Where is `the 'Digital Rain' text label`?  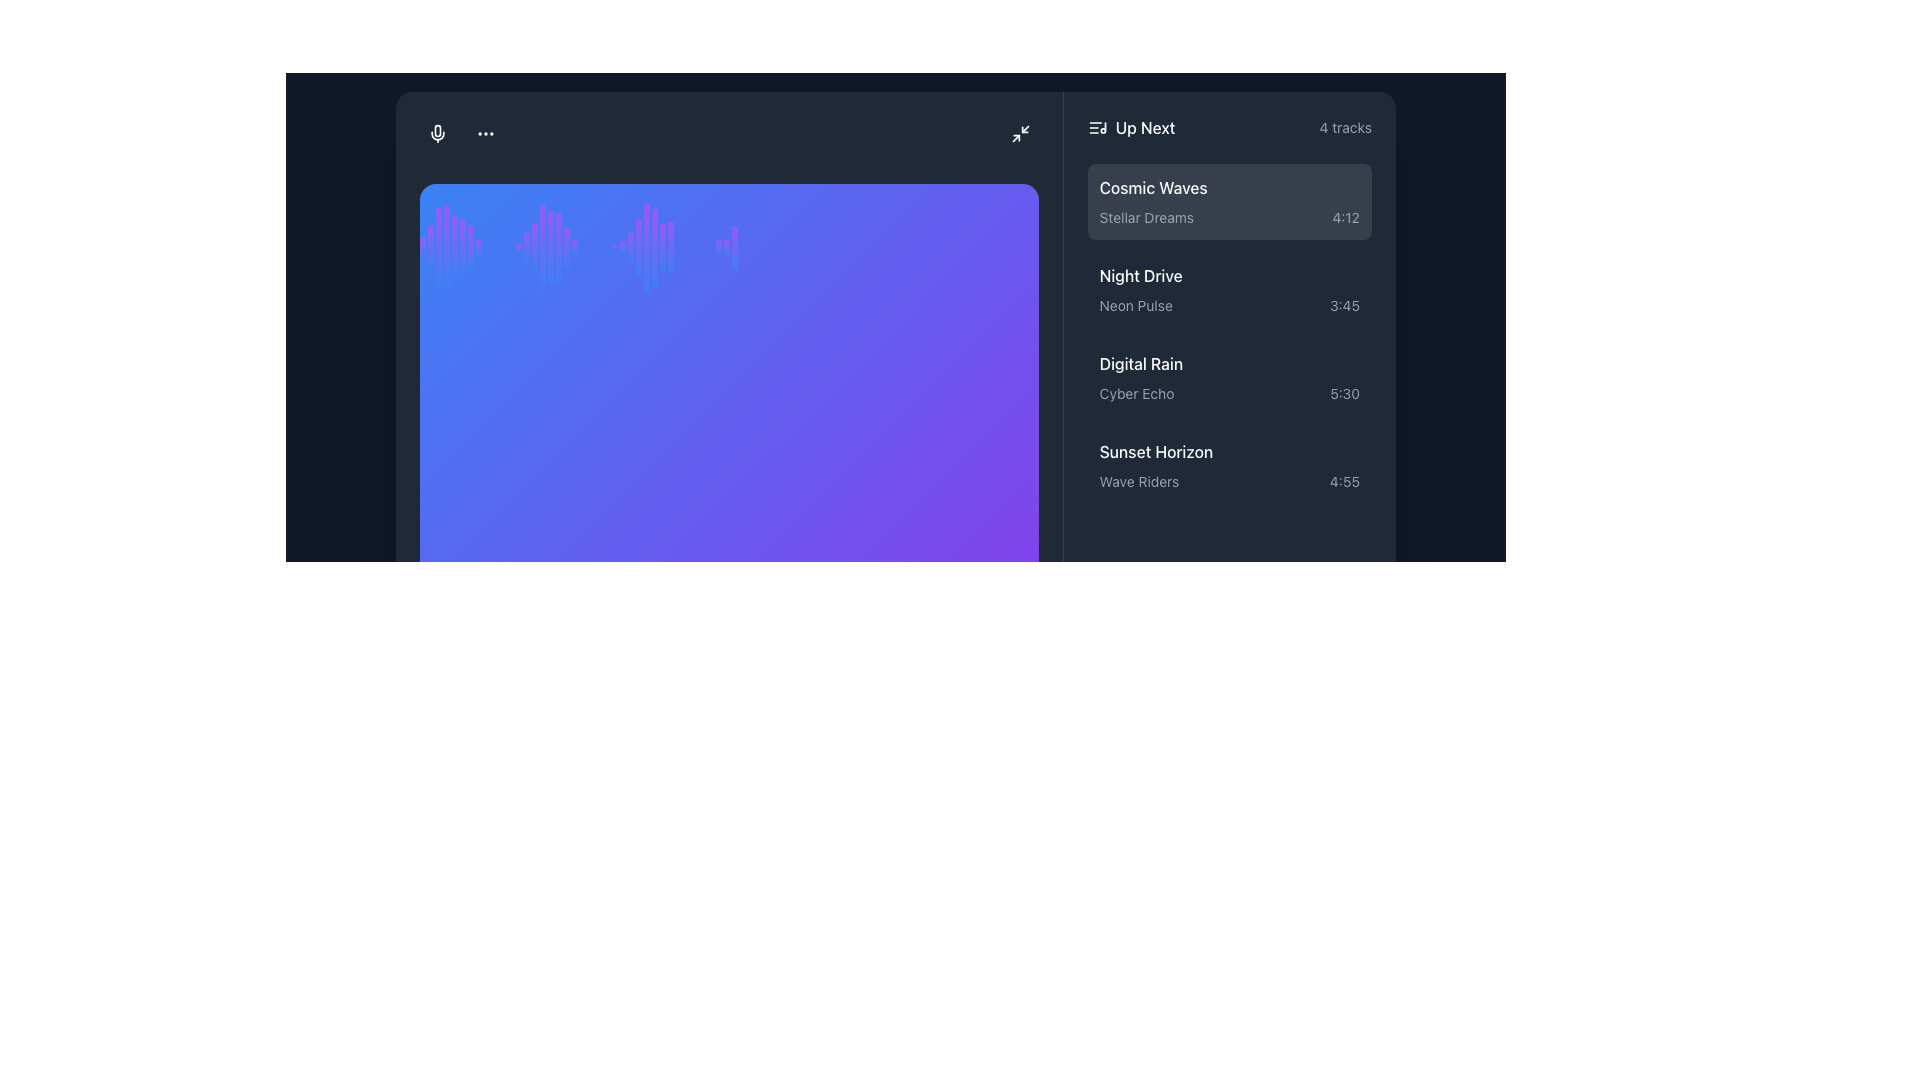 the 'Digital Rain' text label is located at coordinates (1141, 363).